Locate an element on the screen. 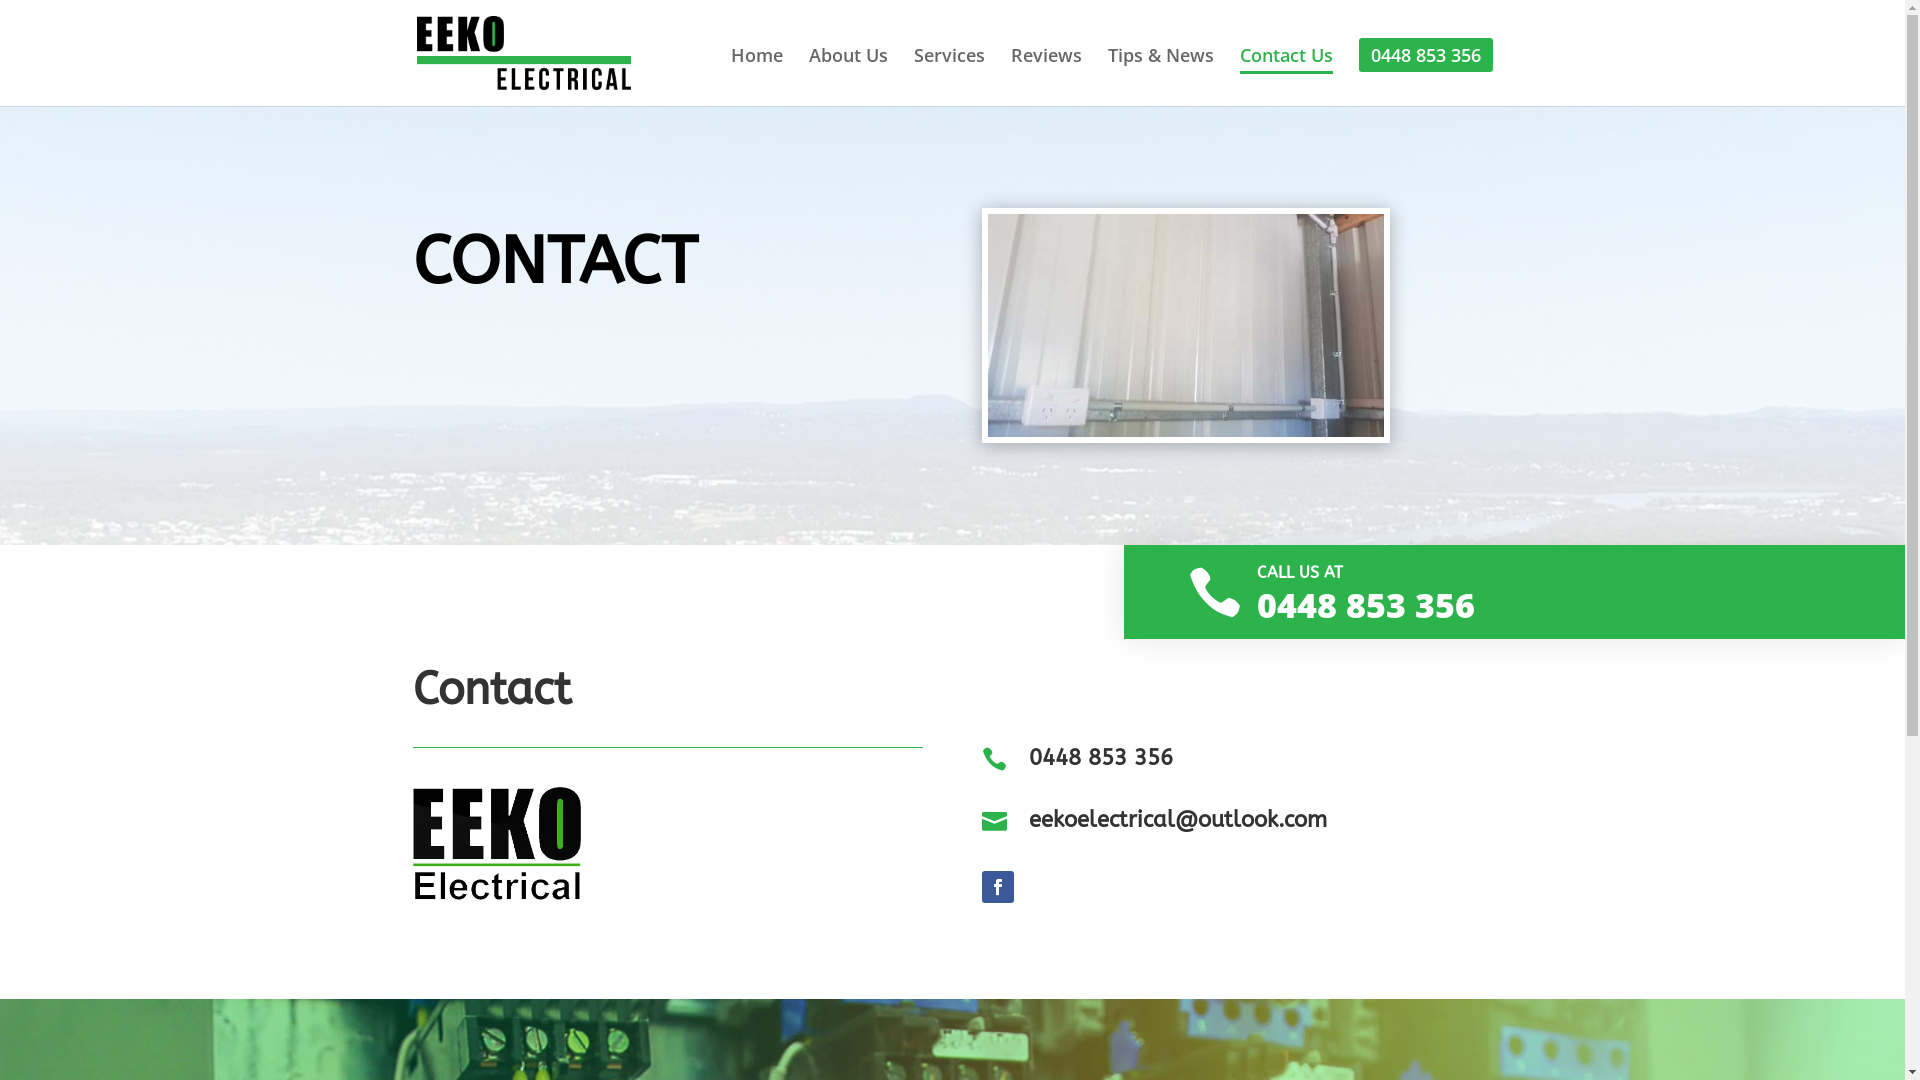  'Home' is located at coordinates (754, 72).